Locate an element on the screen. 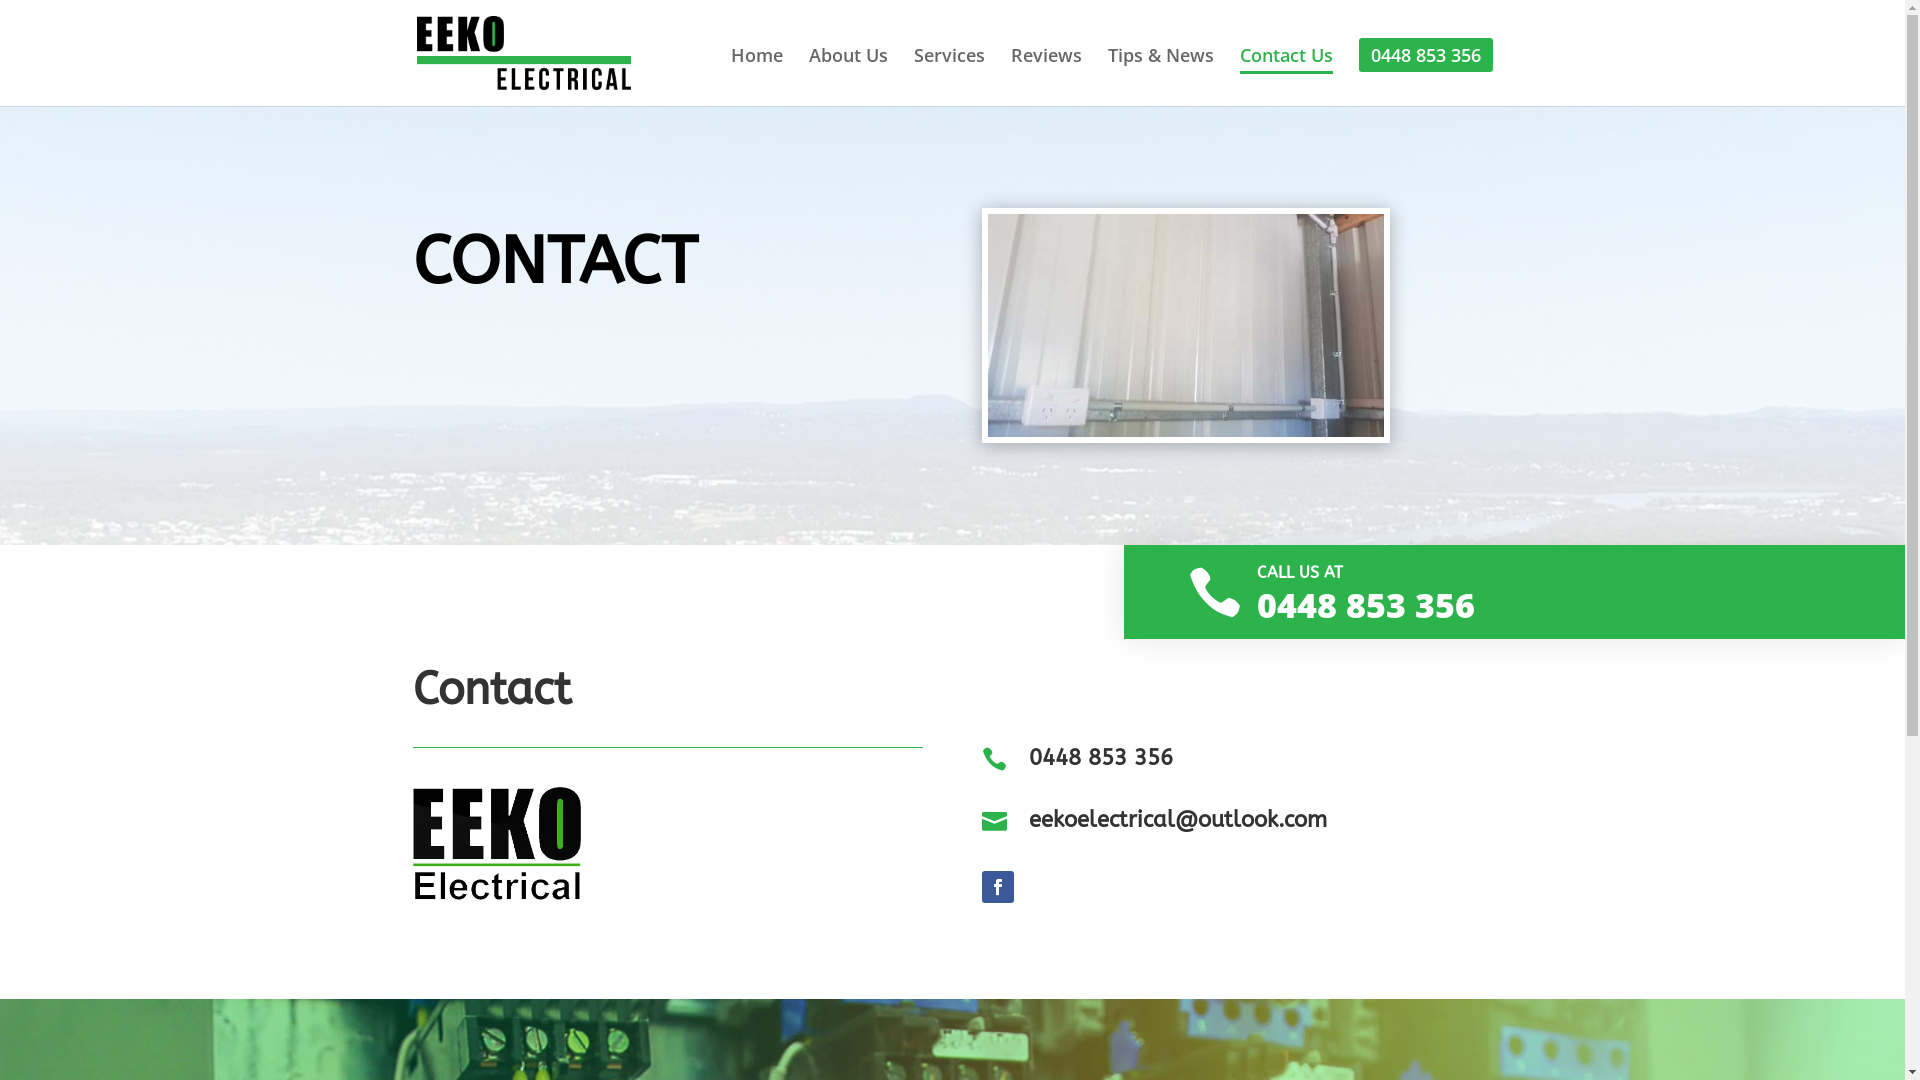  'Home' is located at coordinates (754, 72).